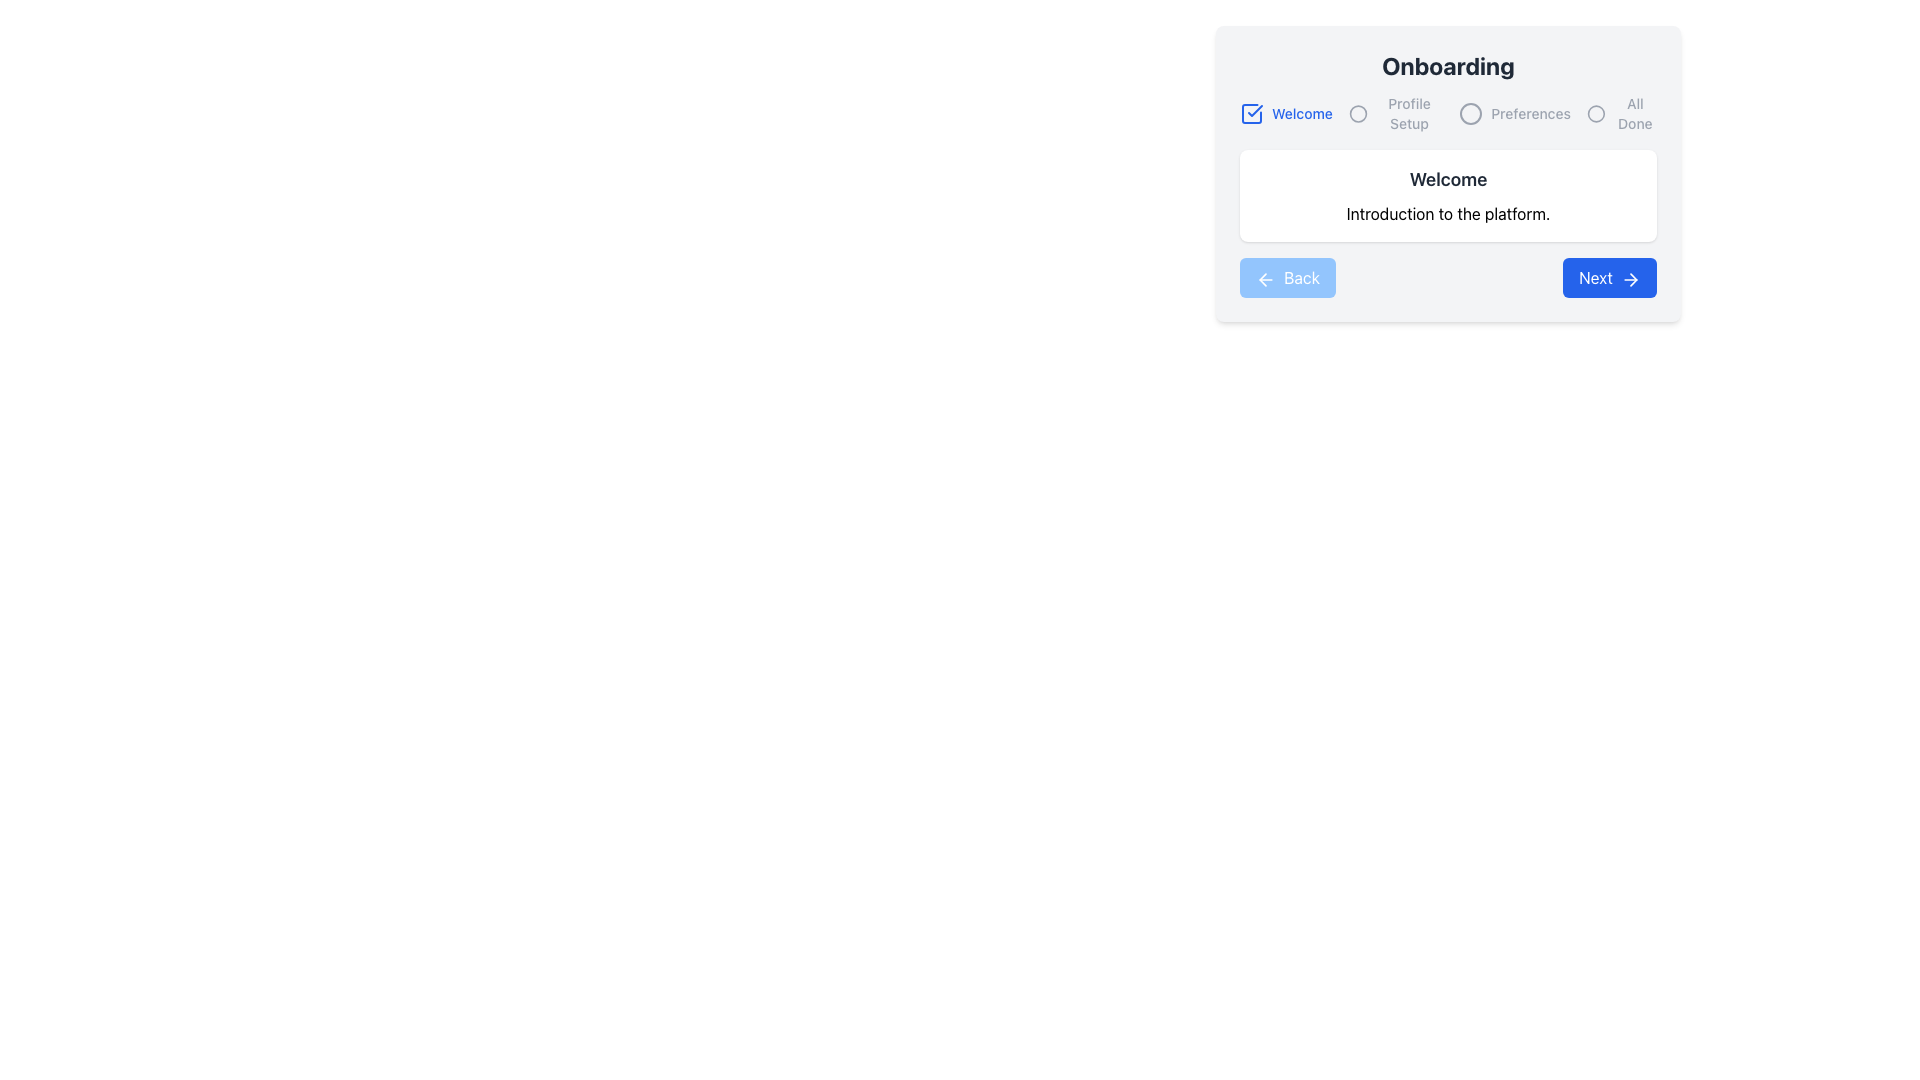 This screenshot has height=1080, width=1920. What do you see at coordinates (1530, 114) in the screenshot?
I see `the third step label in the onboarding process, which is located to the right of the 'Profile Setup' icon and text, indicating the current or upcoming step` at bounding box center [1530, 114].